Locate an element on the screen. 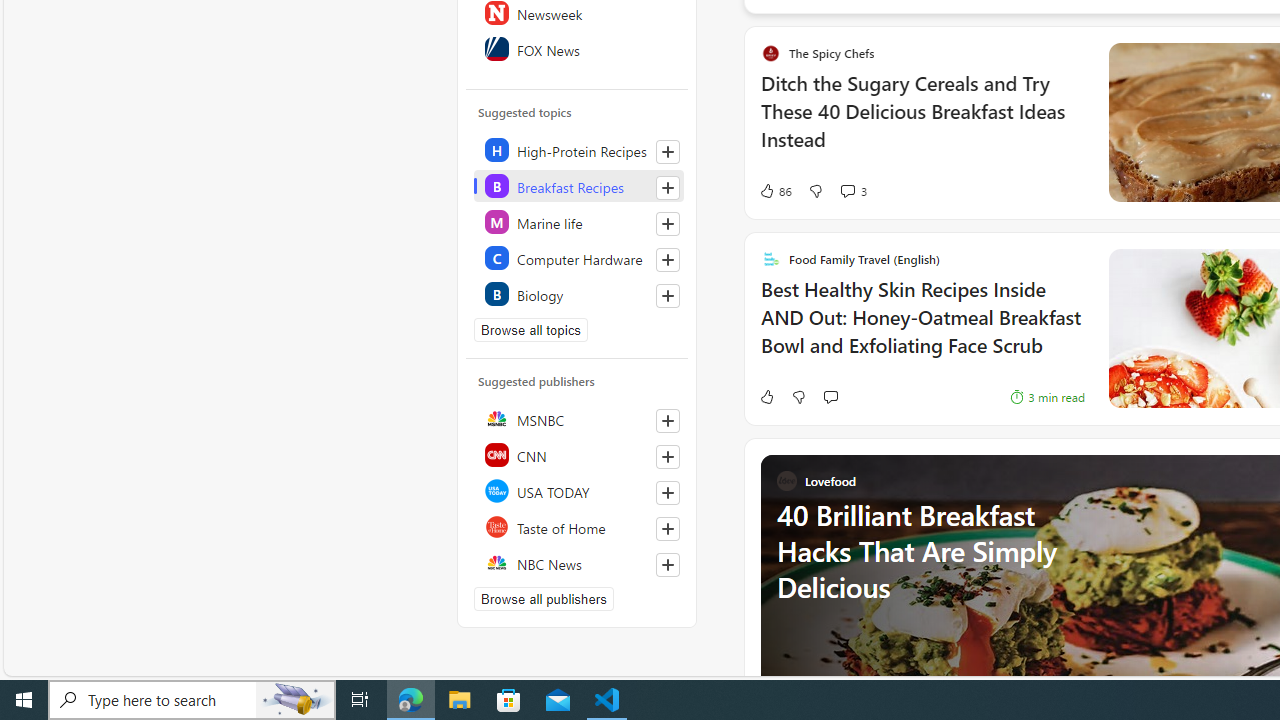  'Follow this source' is located at coordinates (668, 564).